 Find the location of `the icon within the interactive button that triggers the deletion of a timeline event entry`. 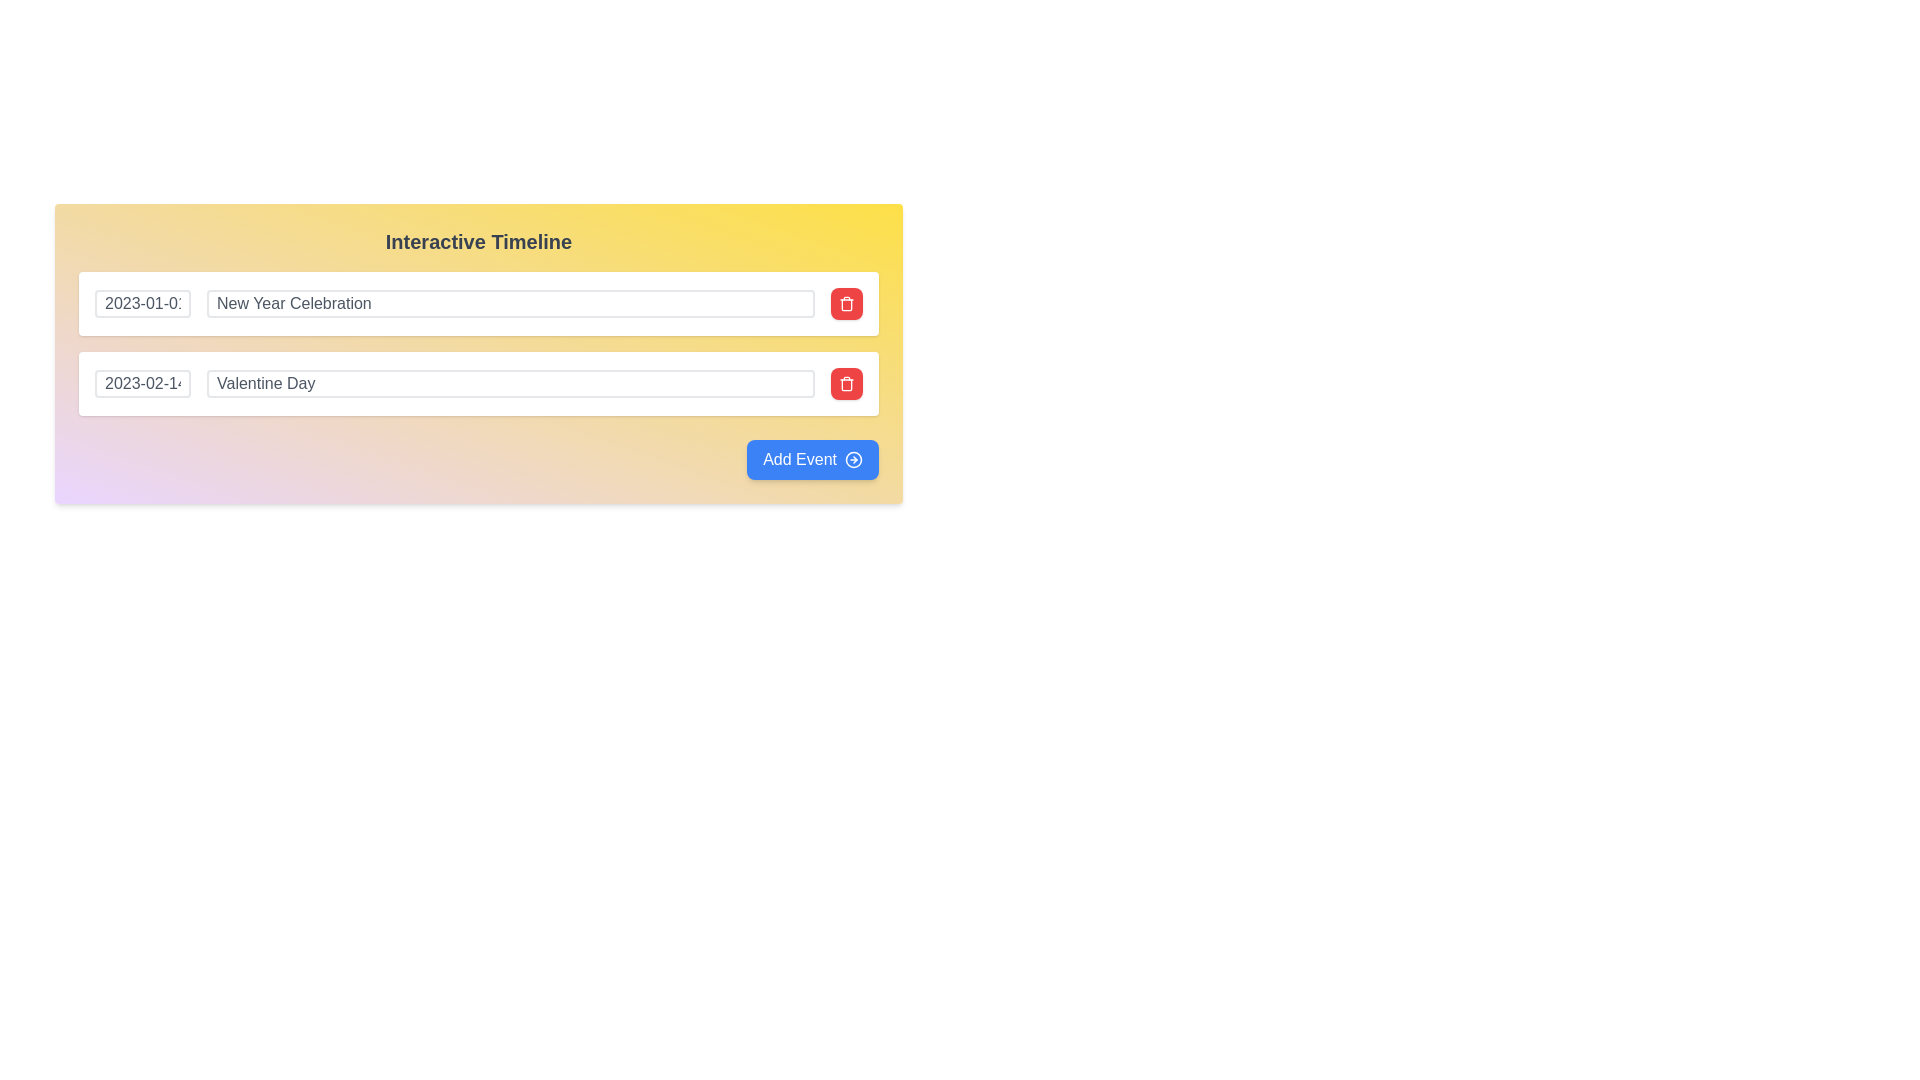

the icon within the interactive button that triggers the deletion of a timeline event entry is located at coordinates (846, 304).